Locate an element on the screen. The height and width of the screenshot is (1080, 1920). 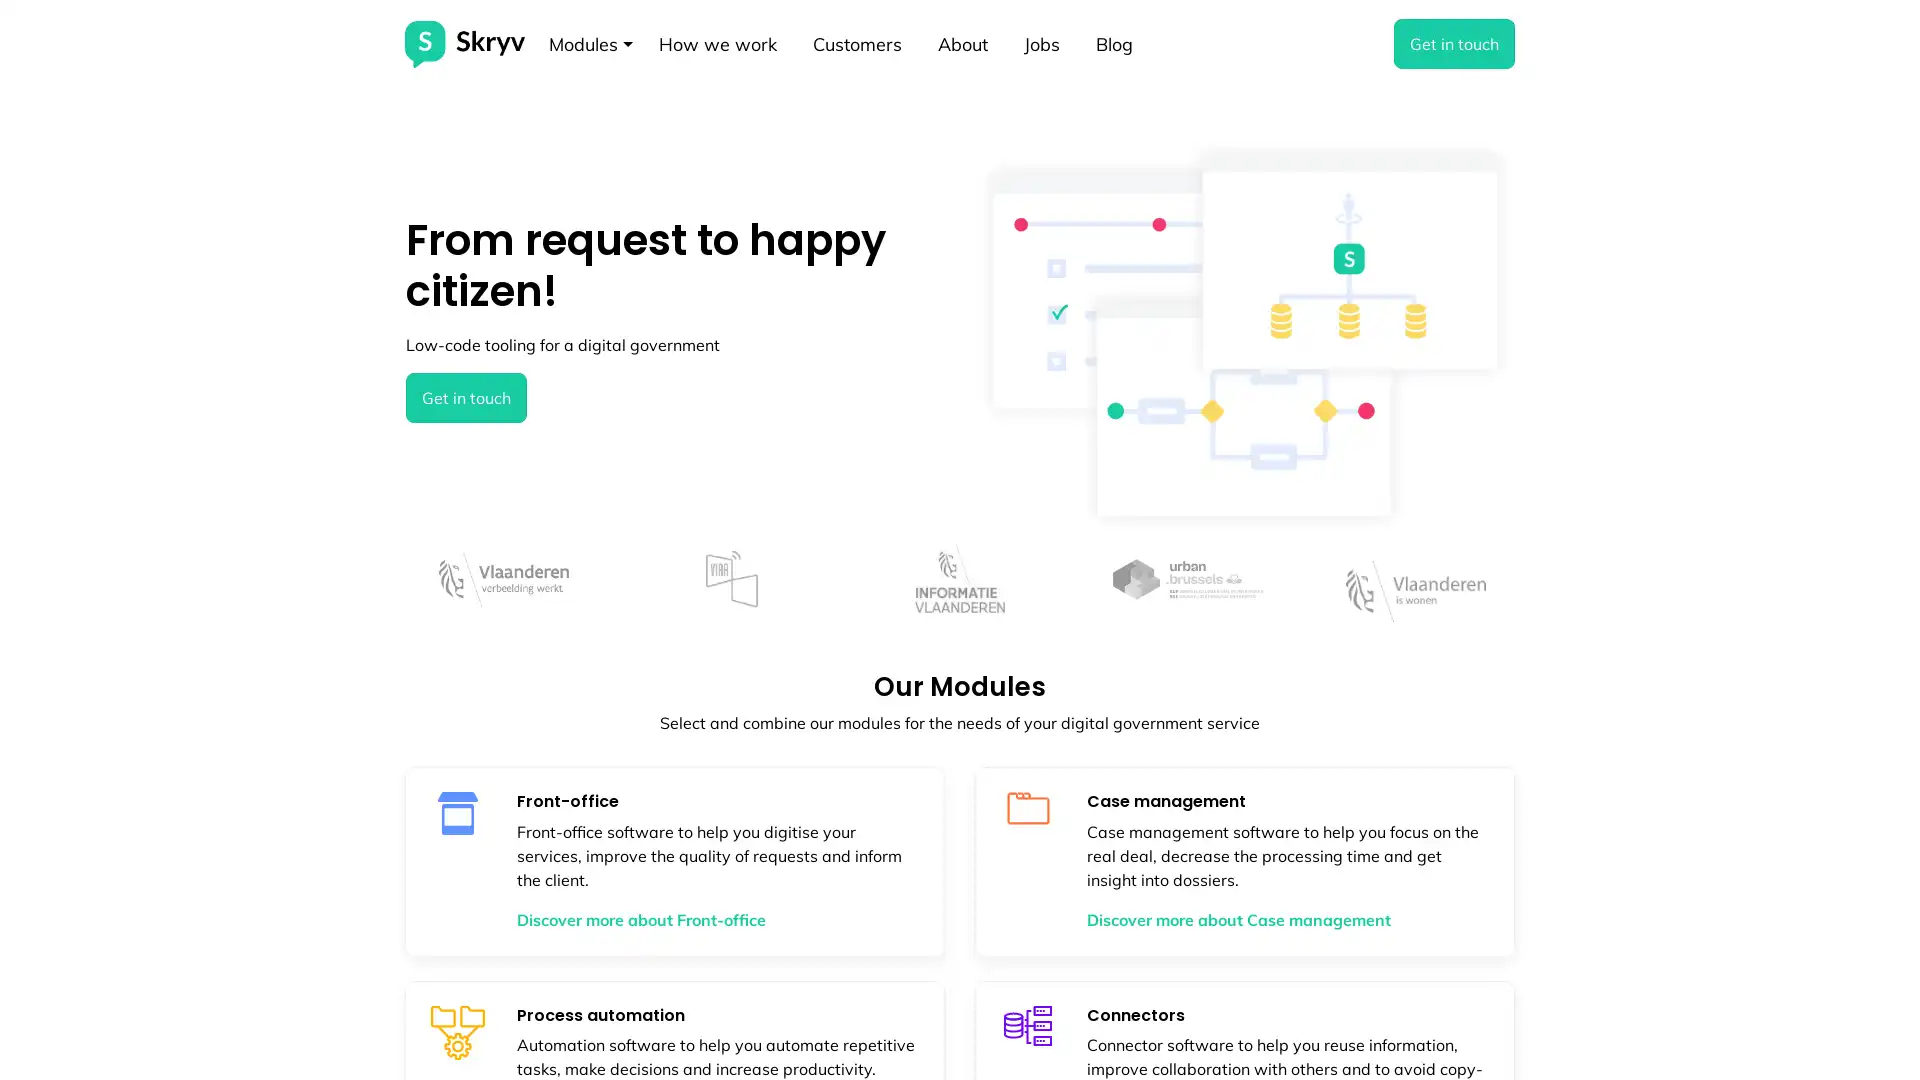
Get in touch is located at coordinates (465, 397).